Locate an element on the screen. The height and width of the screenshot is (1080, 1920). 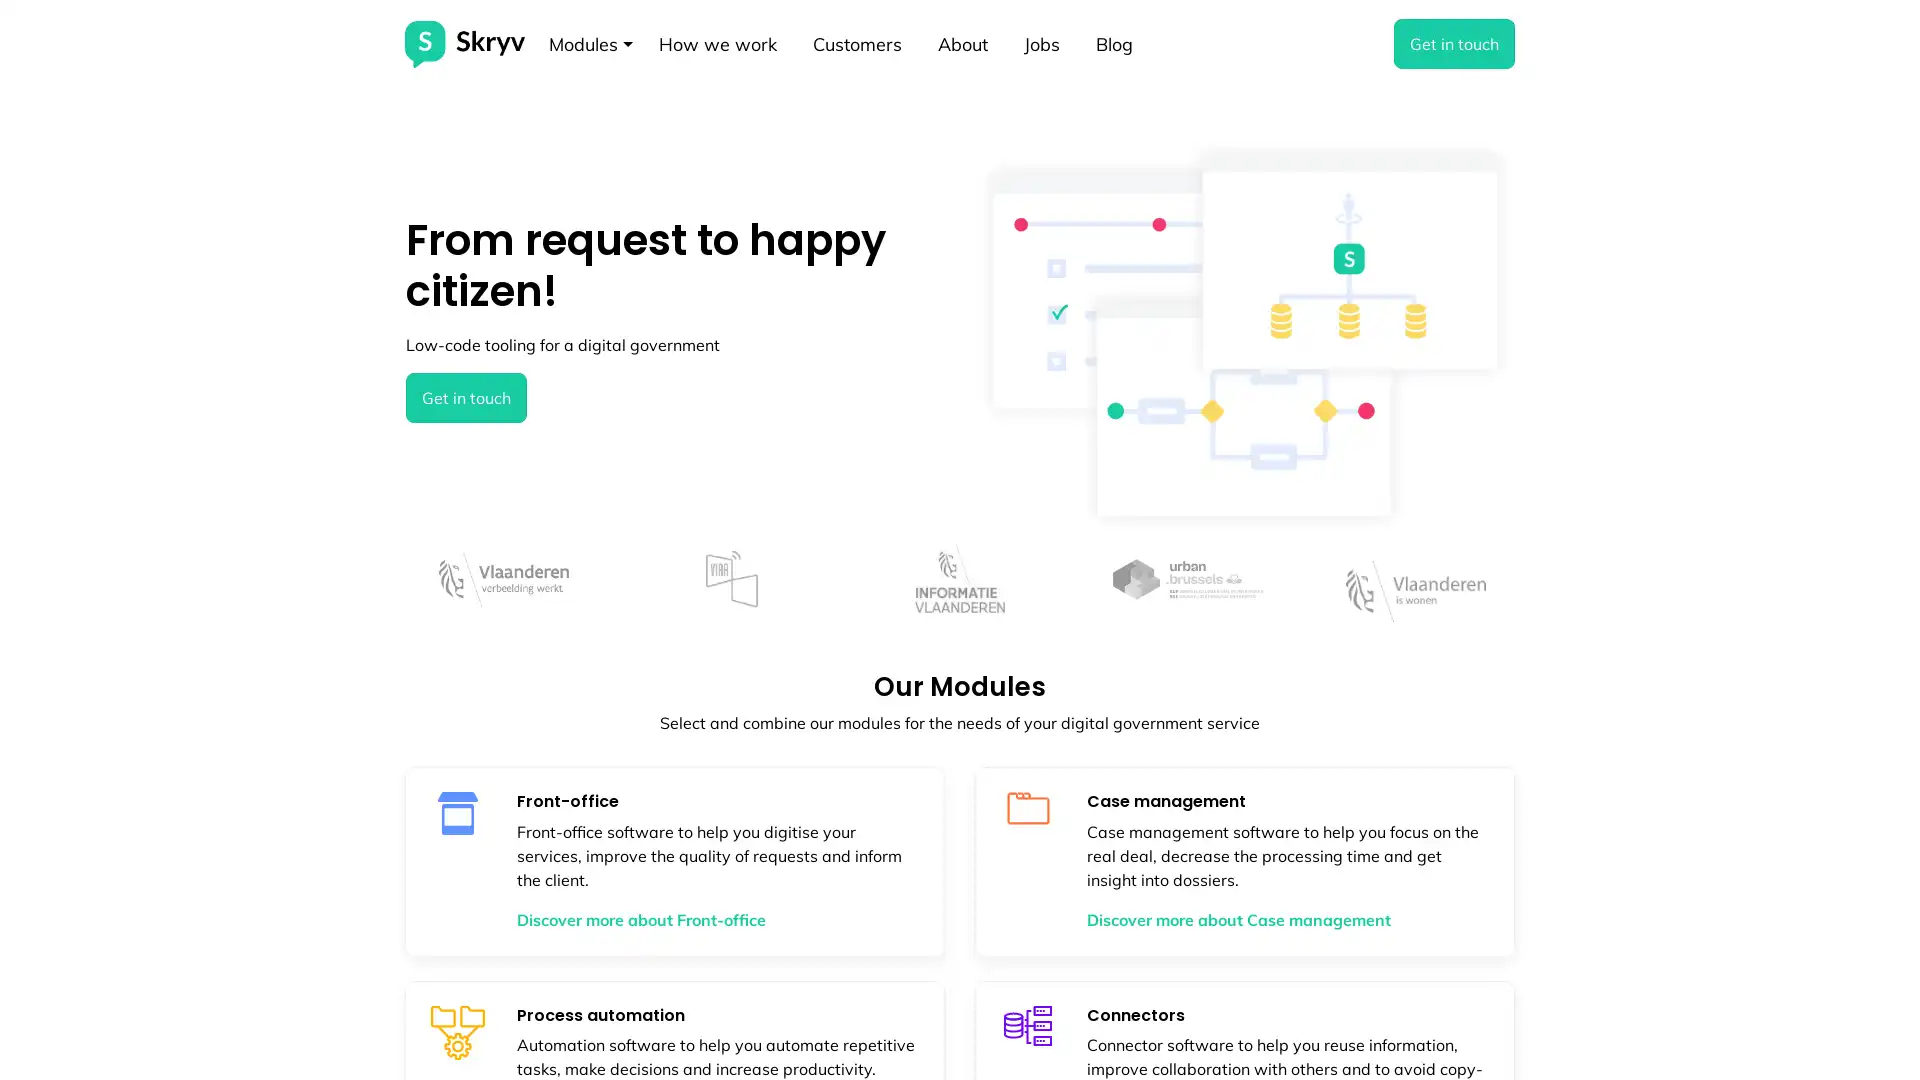
Get in touch is located at coordinates (465, 397).